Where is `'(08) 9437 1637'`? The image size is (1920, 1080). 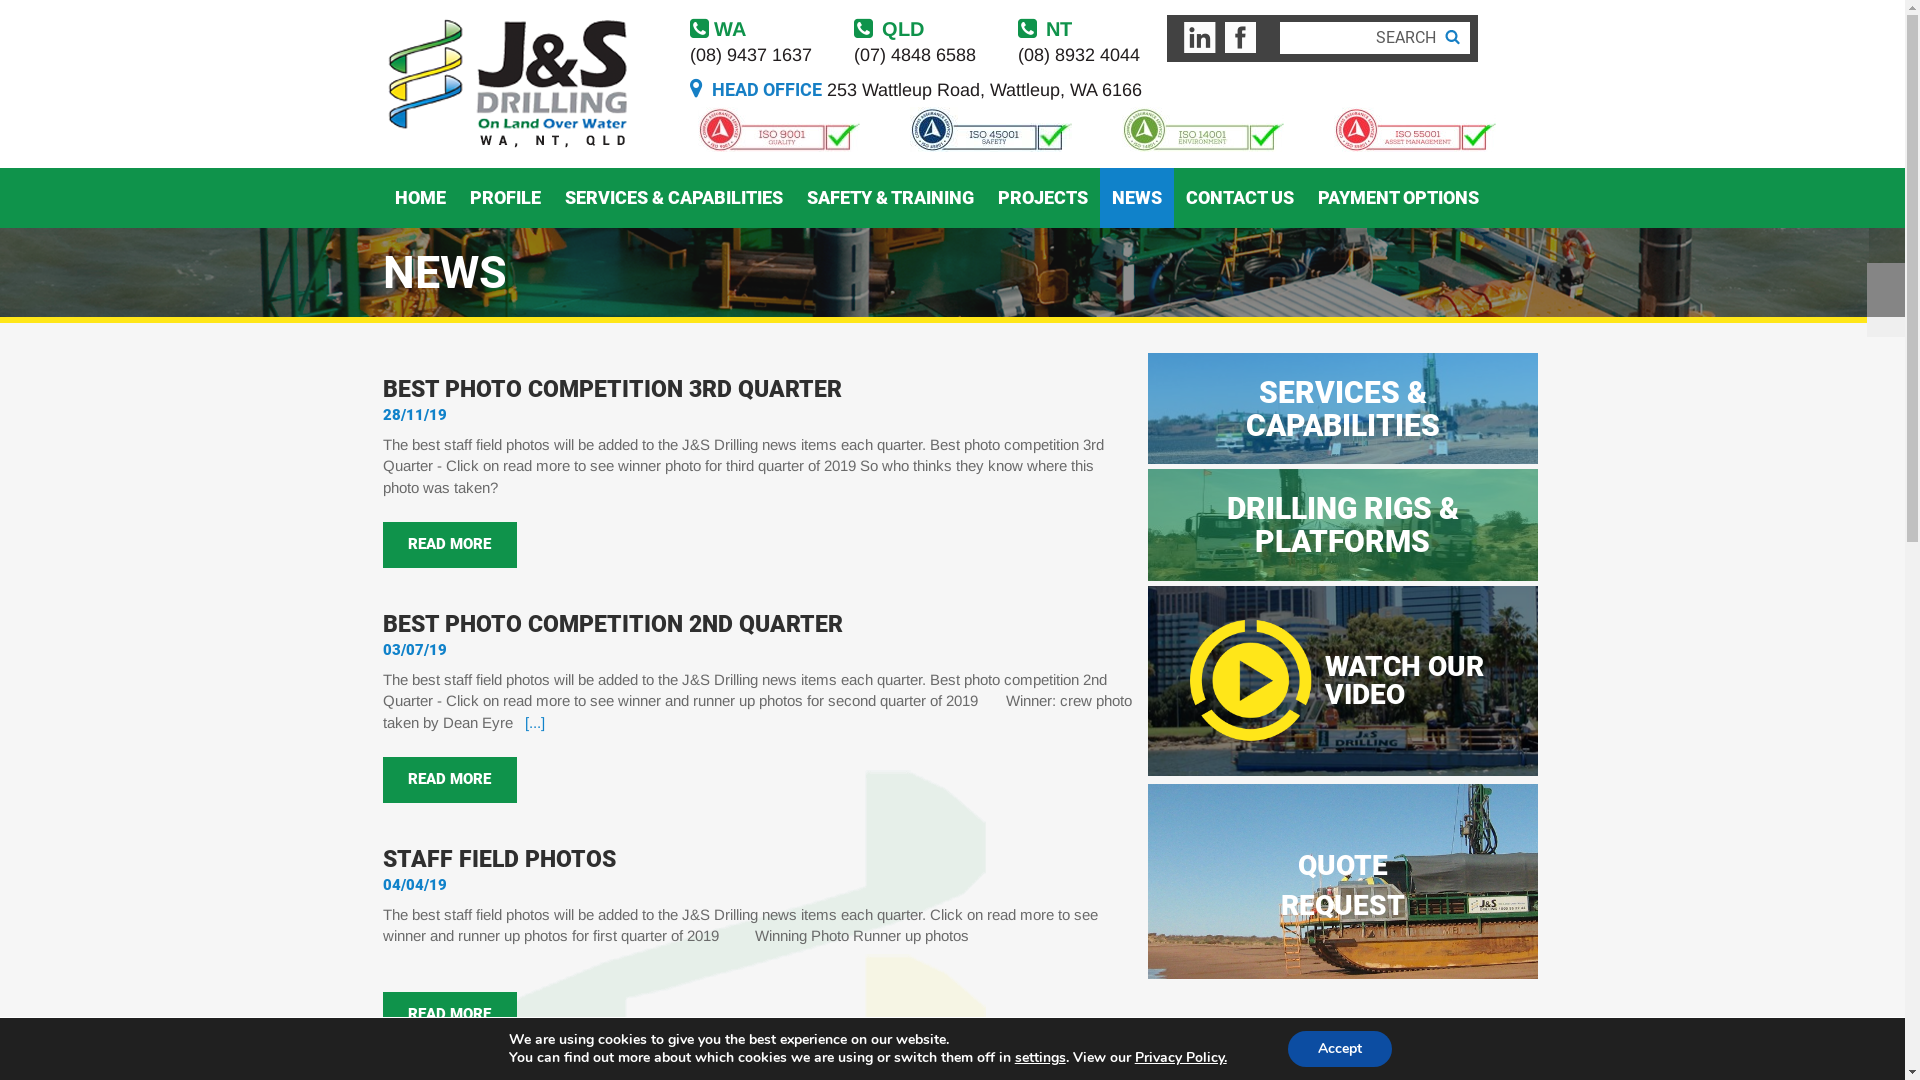 '(08) 9437 1637' is located at coordinates (756, 53).